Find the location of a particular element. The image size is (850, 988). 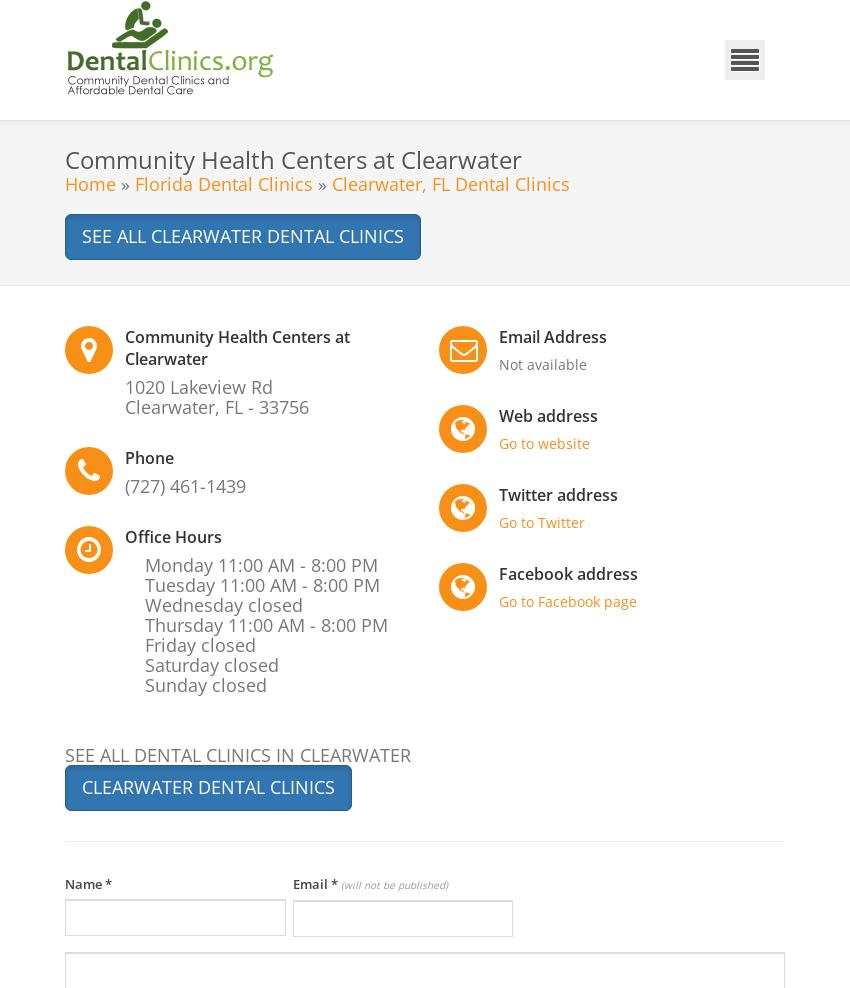

'Home' is located at coordinates (89, 182).